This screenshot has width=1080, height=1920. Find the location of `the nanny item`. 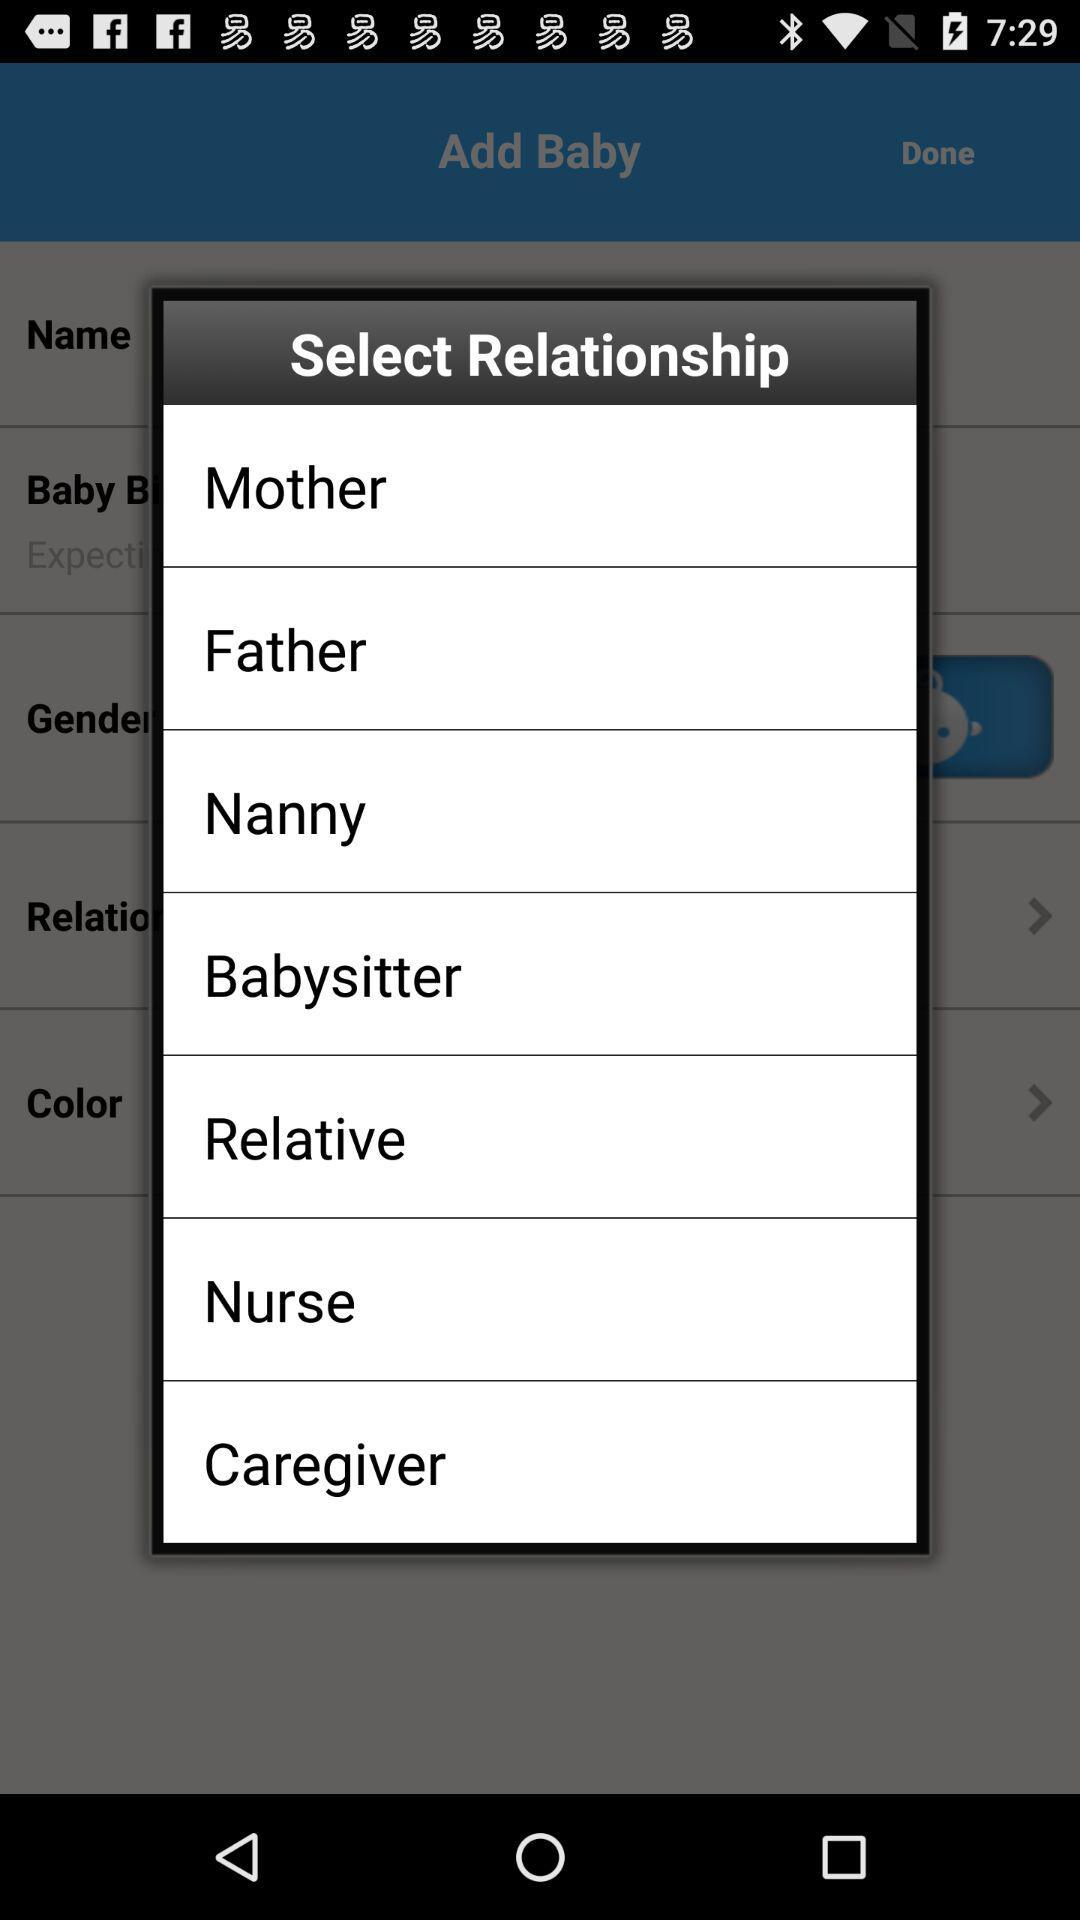

the nanny item is located at coordinates (284, 811).